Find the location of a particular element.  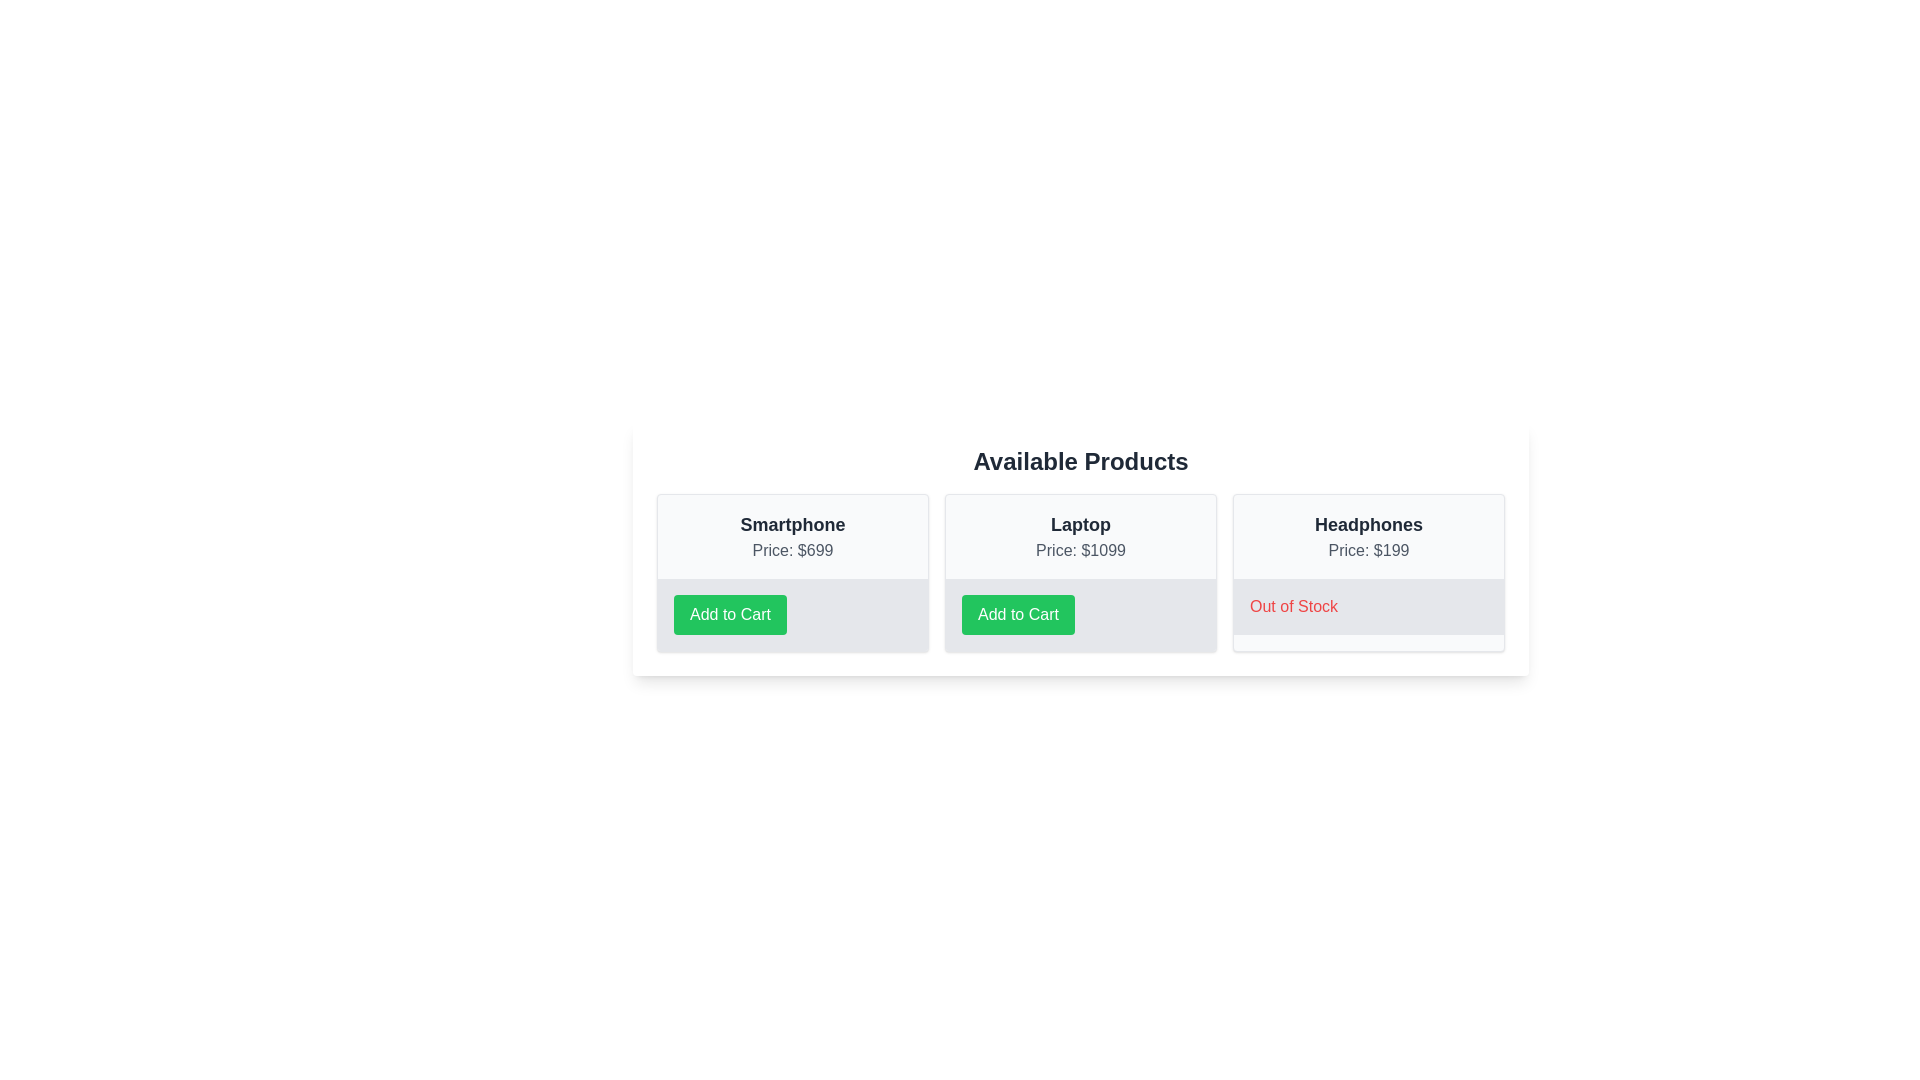

the 'Out of Stock' text label in red font indicating the unavailability of the Headphones item, which is located in the lower-right section of the card is located at coordinates (1294, 605).